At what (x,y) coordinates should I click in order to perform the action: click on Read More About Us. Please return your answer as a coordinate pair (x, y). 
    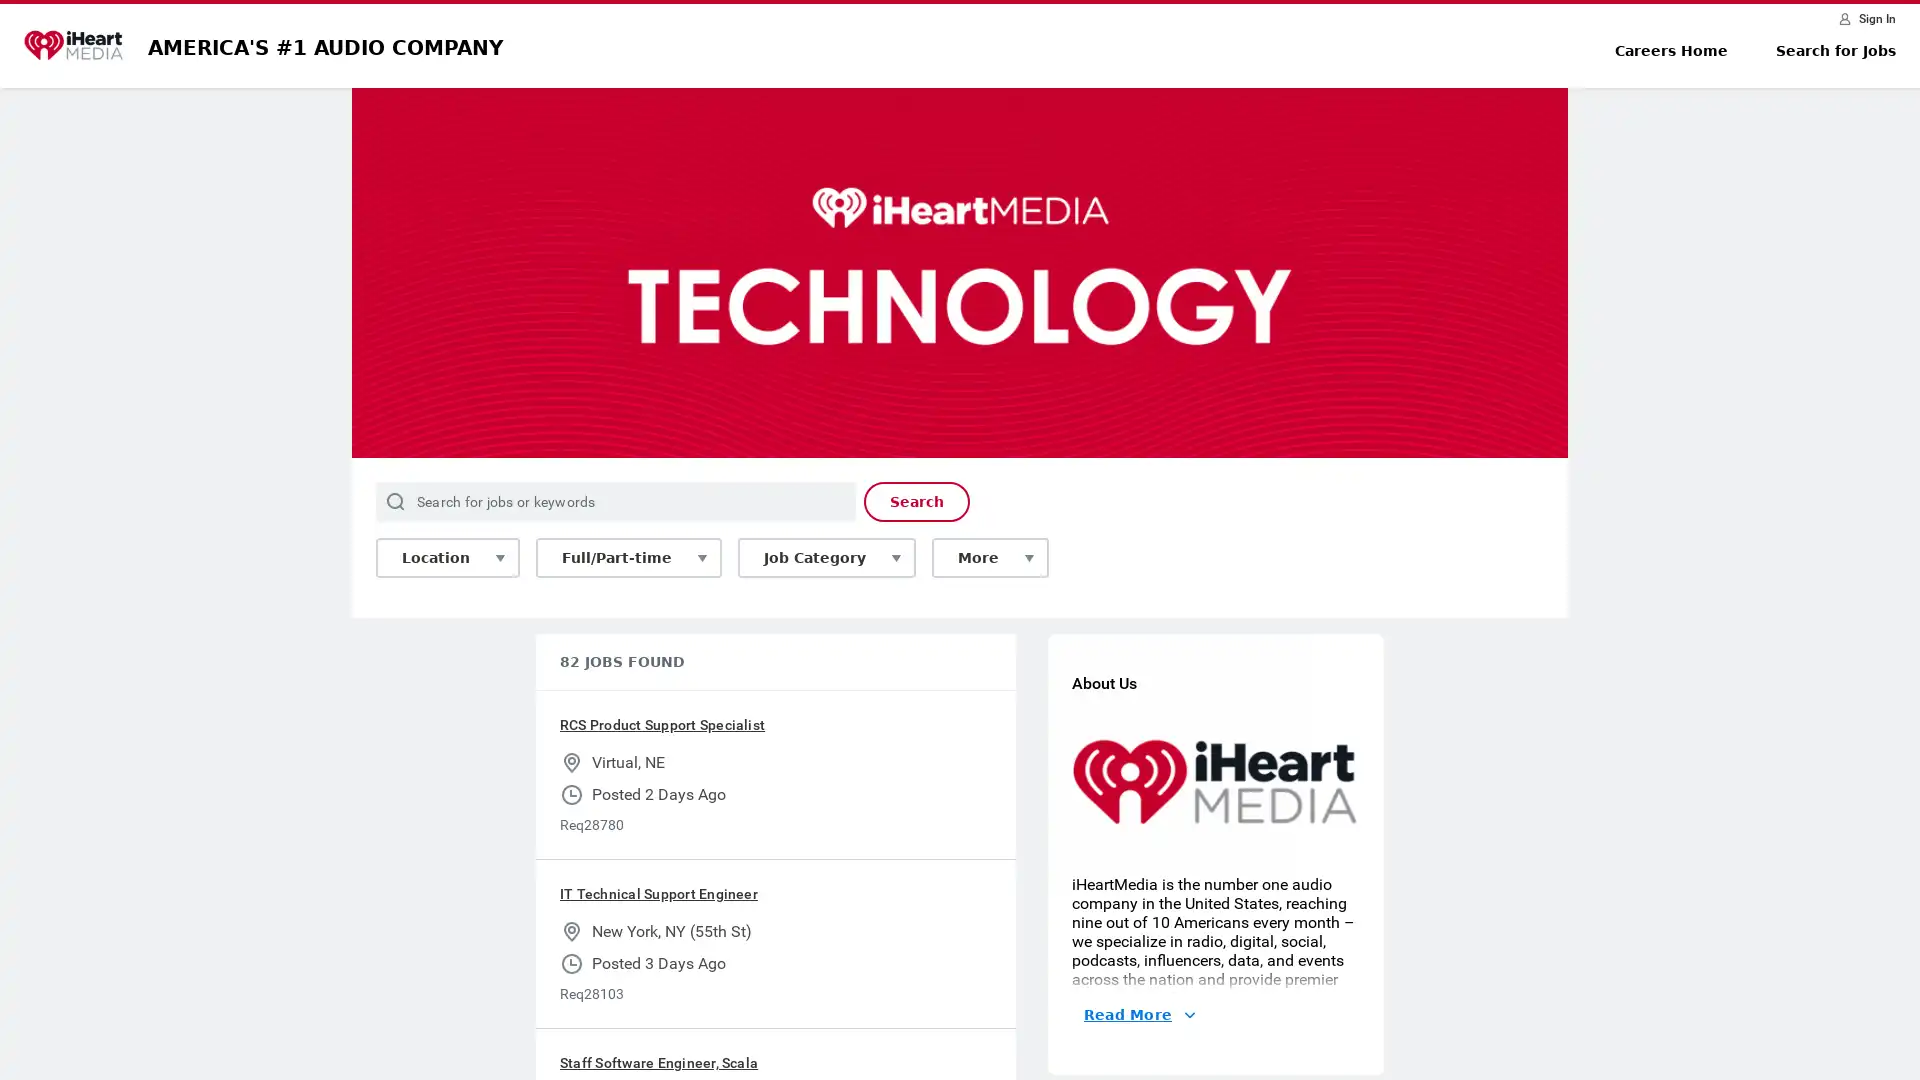
    Looking at the image, I should click on (1129, 1014).